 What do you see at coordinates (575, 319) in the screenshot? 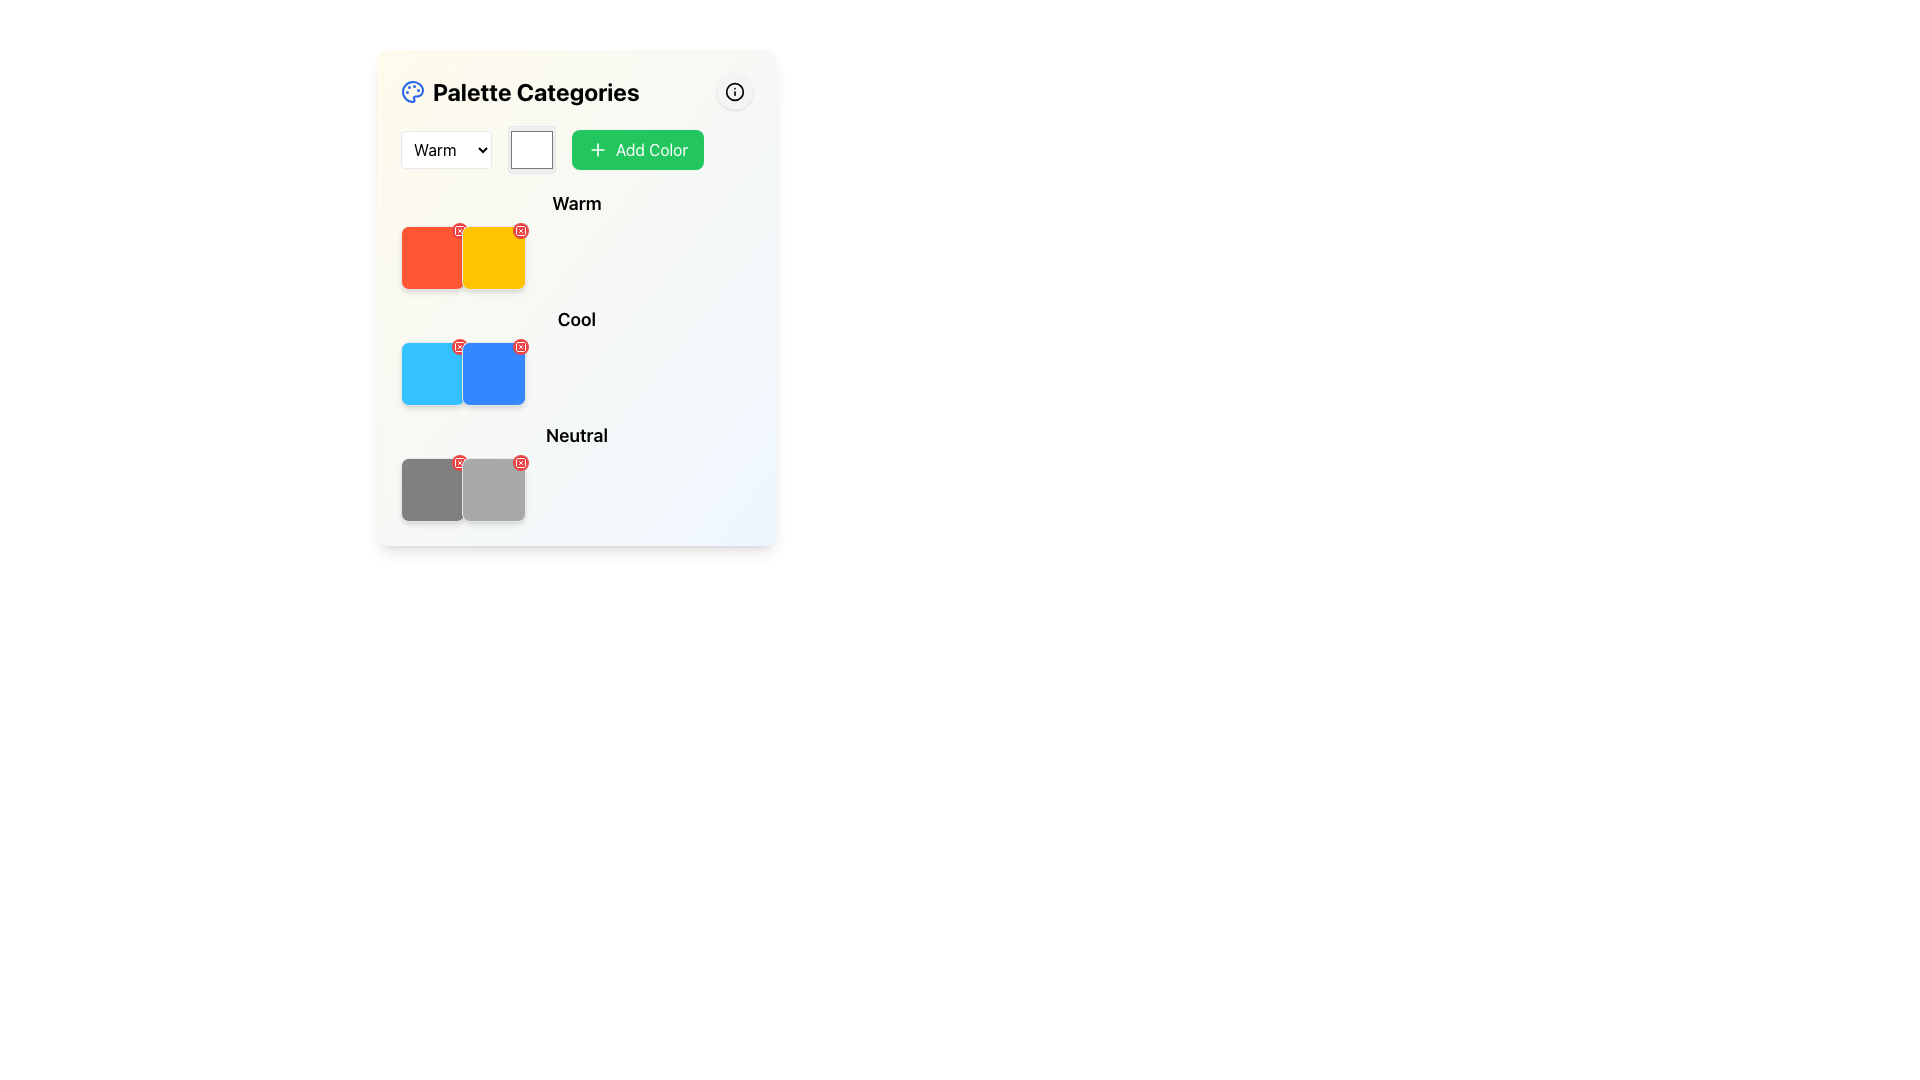
I see `the 'Cool' category label, which is a static text element located at the center of its section, directly above the color tiles` at bounding box center [575, 319].